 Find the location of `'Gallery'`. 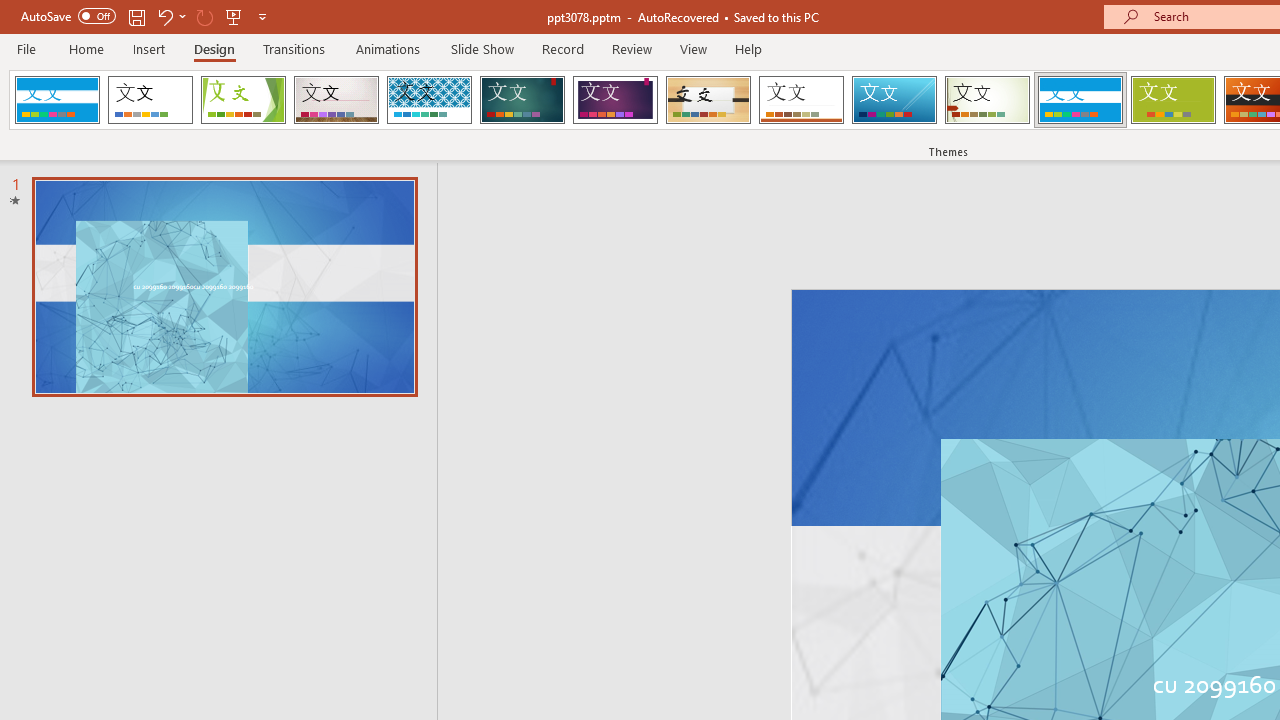

'Gallery' is located at coordinates (336, 100).